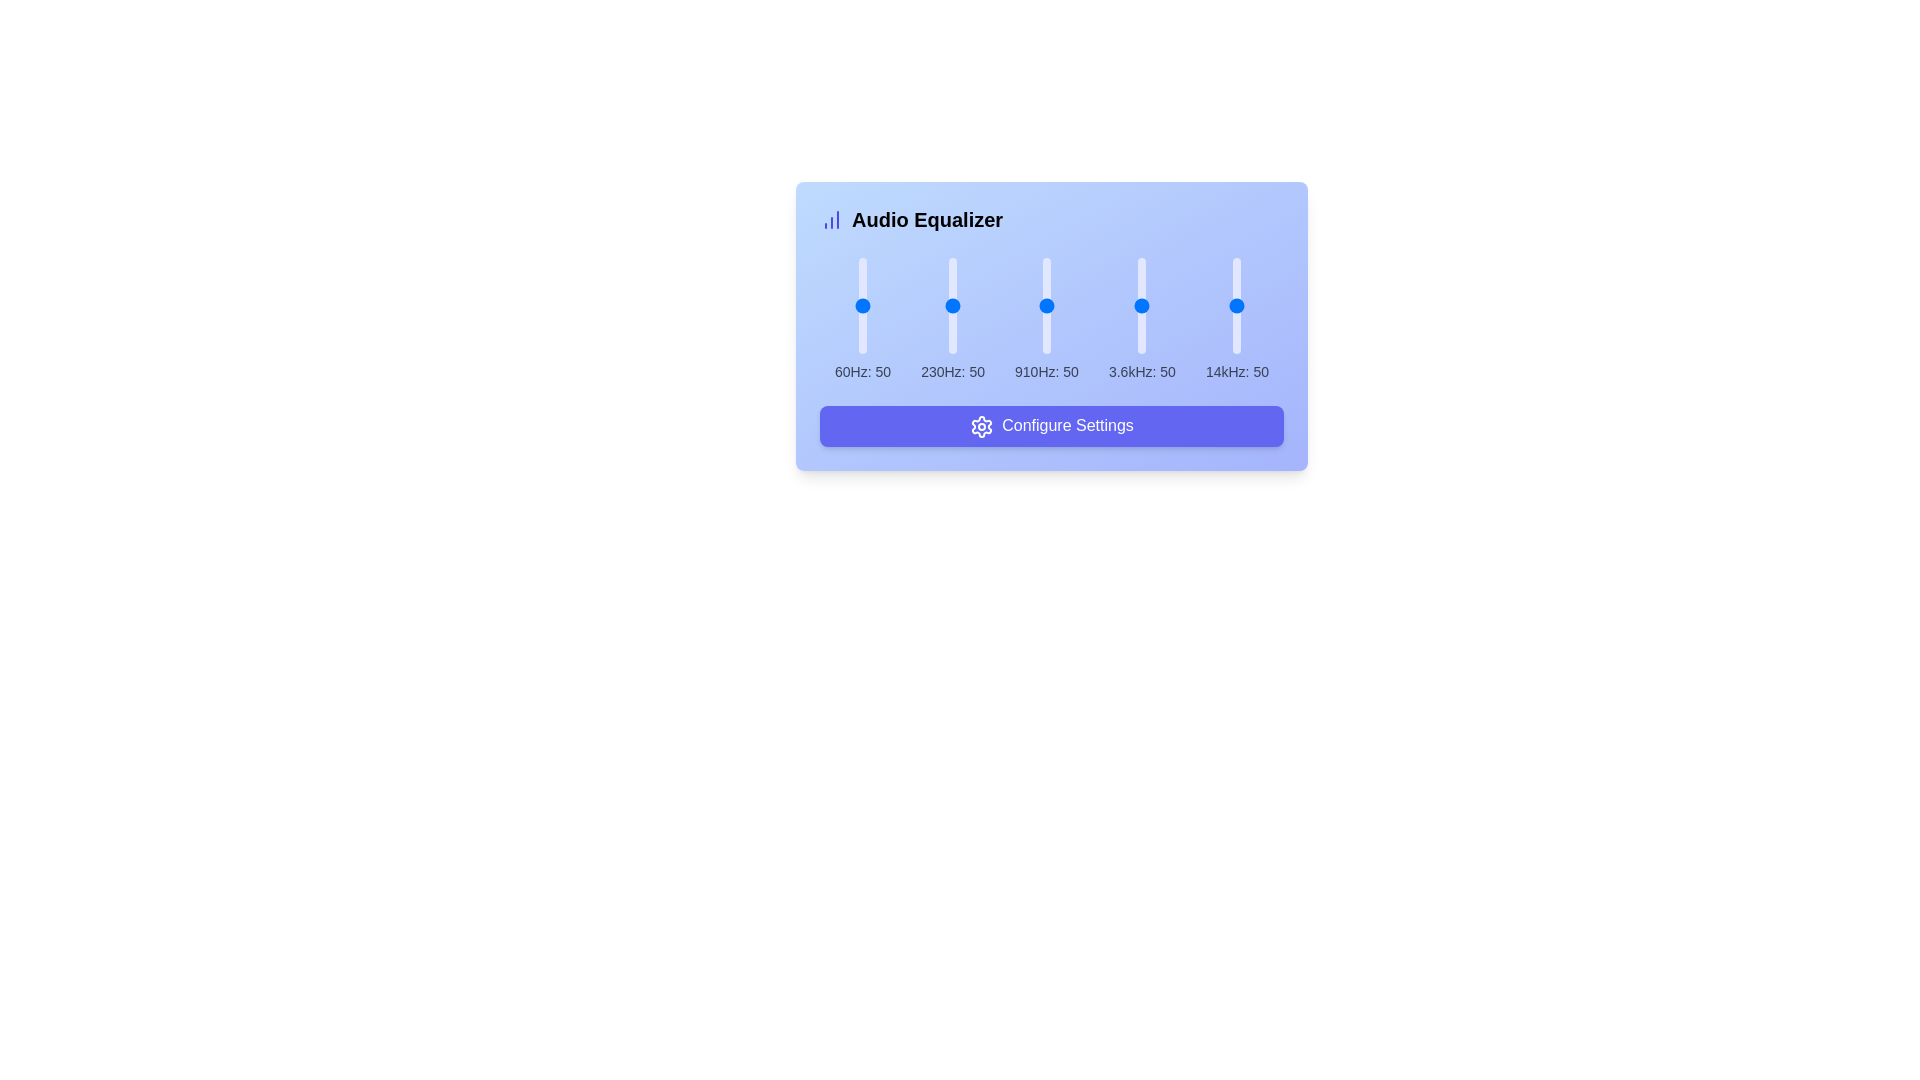  What do you see at coordinates (952, 319) in the screenshot?
I see `and drag the blue thumb of the vertical slider labeled '230Hz: 50' to adjust its value` at bounding box center [952, 319].